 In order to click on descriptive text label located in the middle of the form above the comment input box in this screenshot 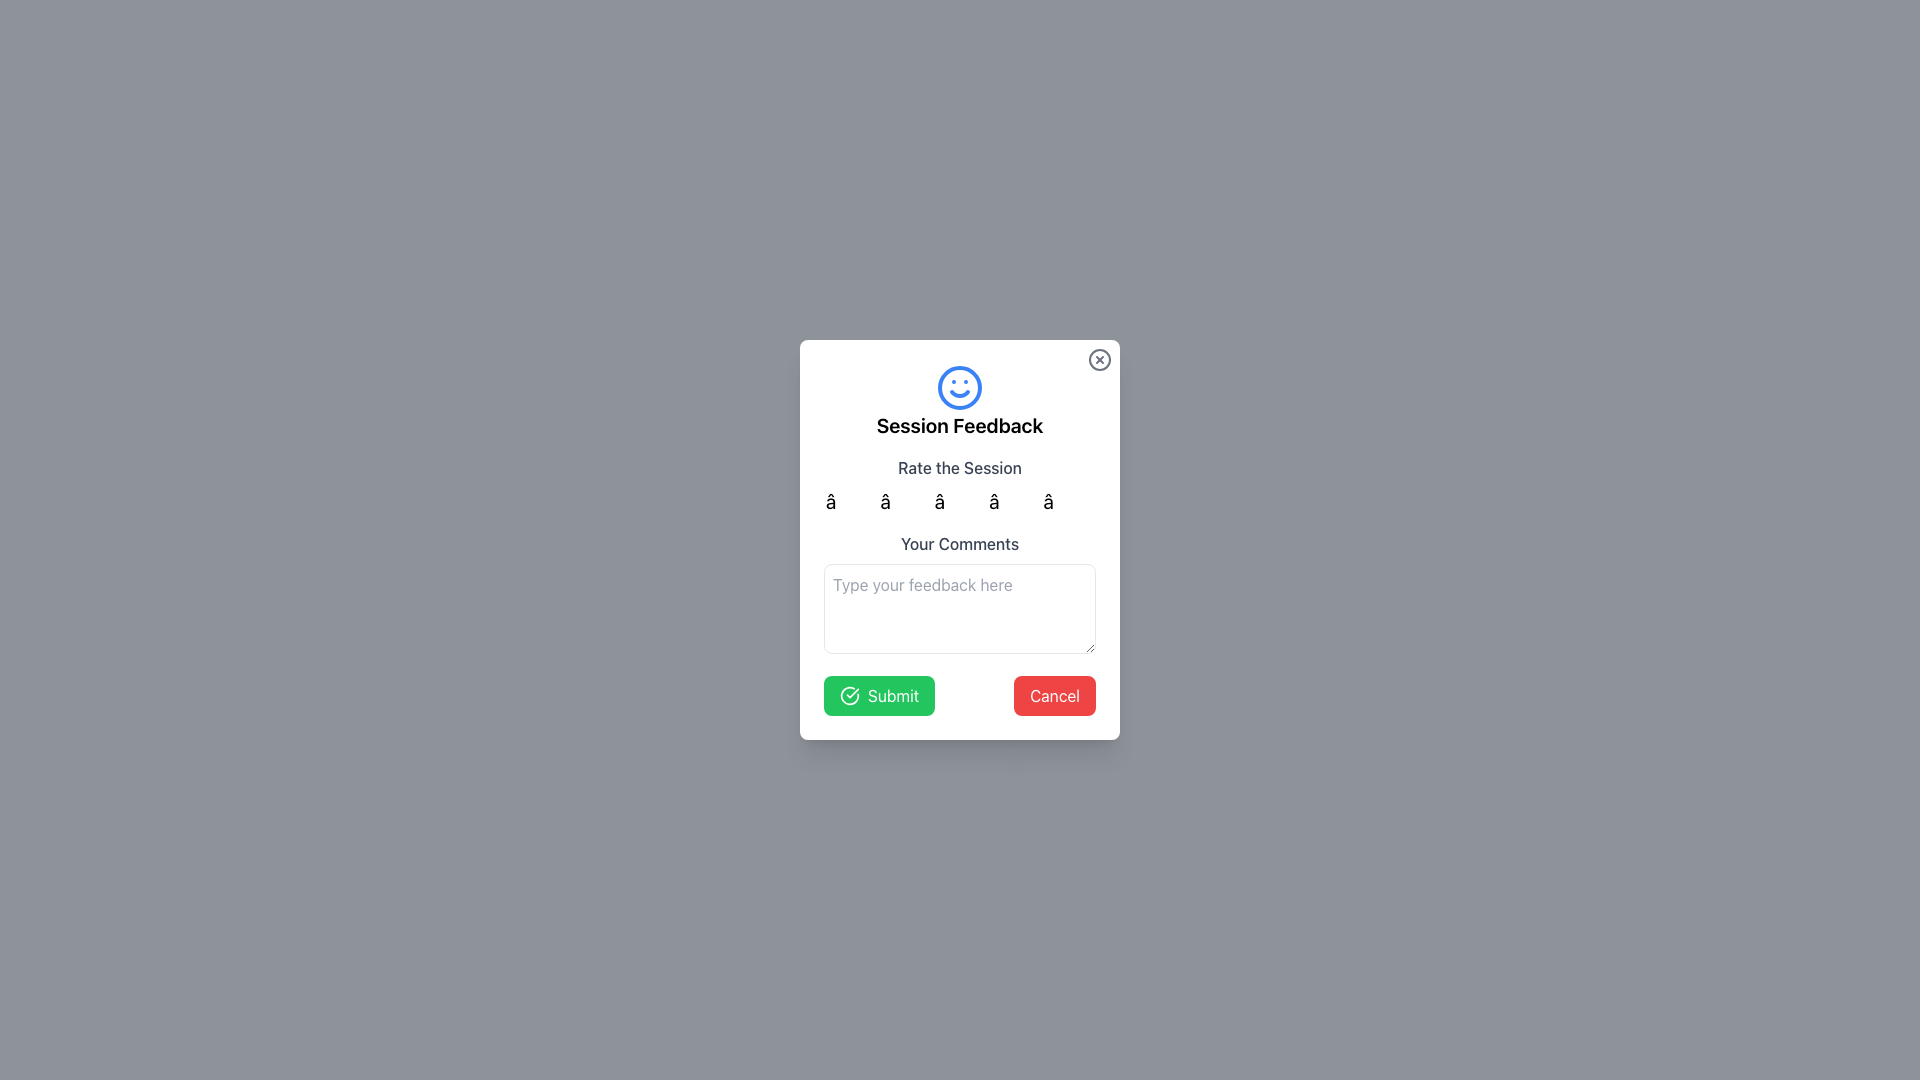, I will do `click(960, 543)`.